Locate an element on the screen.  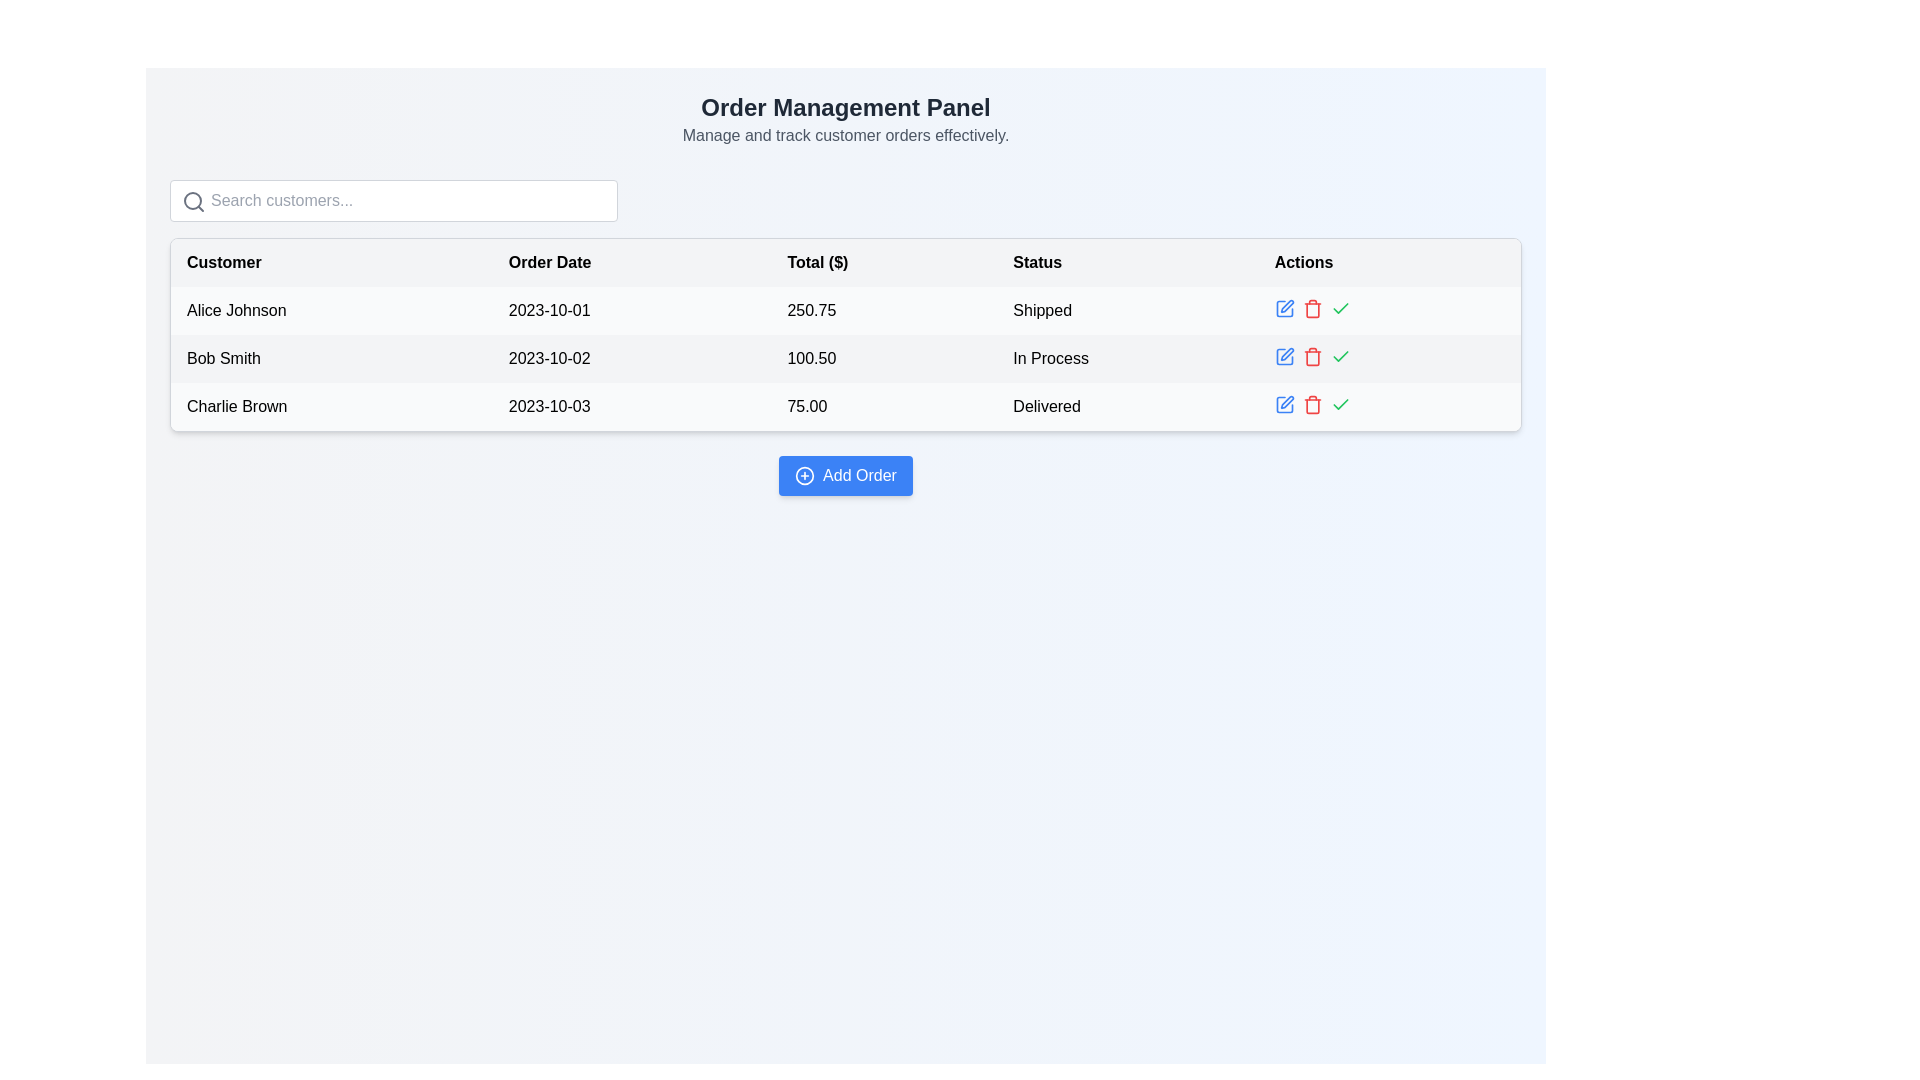
the edit icon button located in the 'Actions' column of the second row in the table is located at coordinates (1287, 306).